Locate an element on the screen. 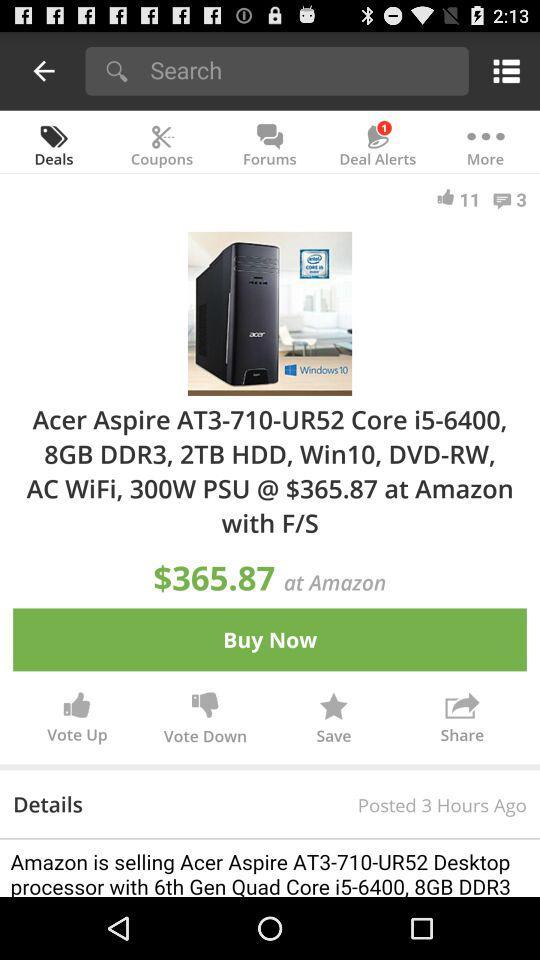 The width and height of the screenshot is (540, 960). button next to save is located at coordinates (462, 720).